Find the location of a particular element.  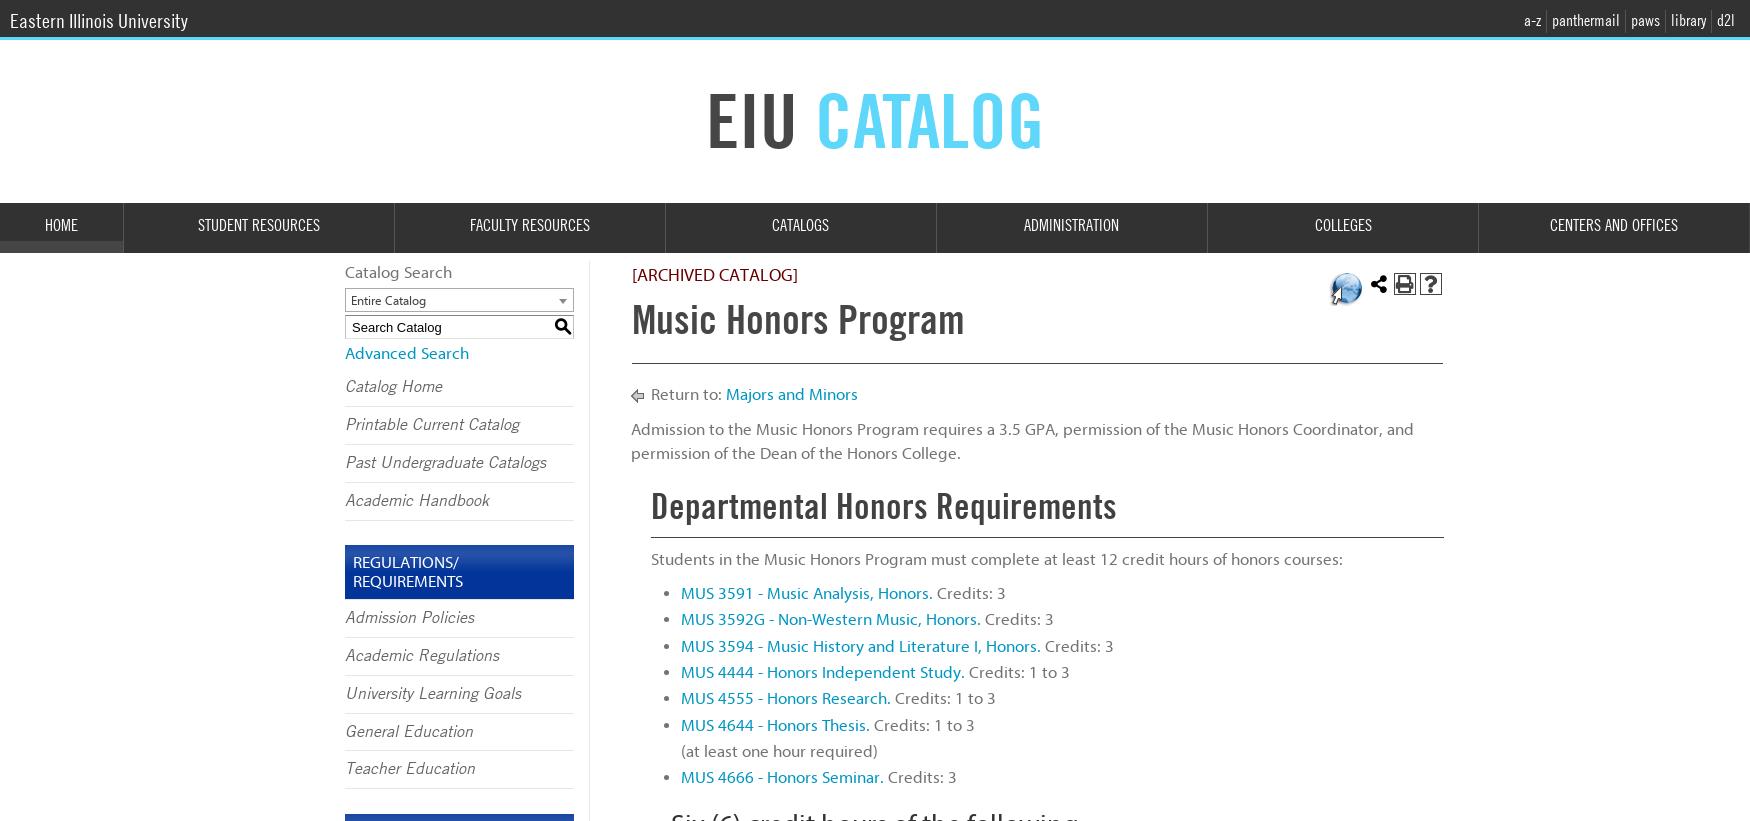

'Catalog Home' is located at coordinates (392, 386).